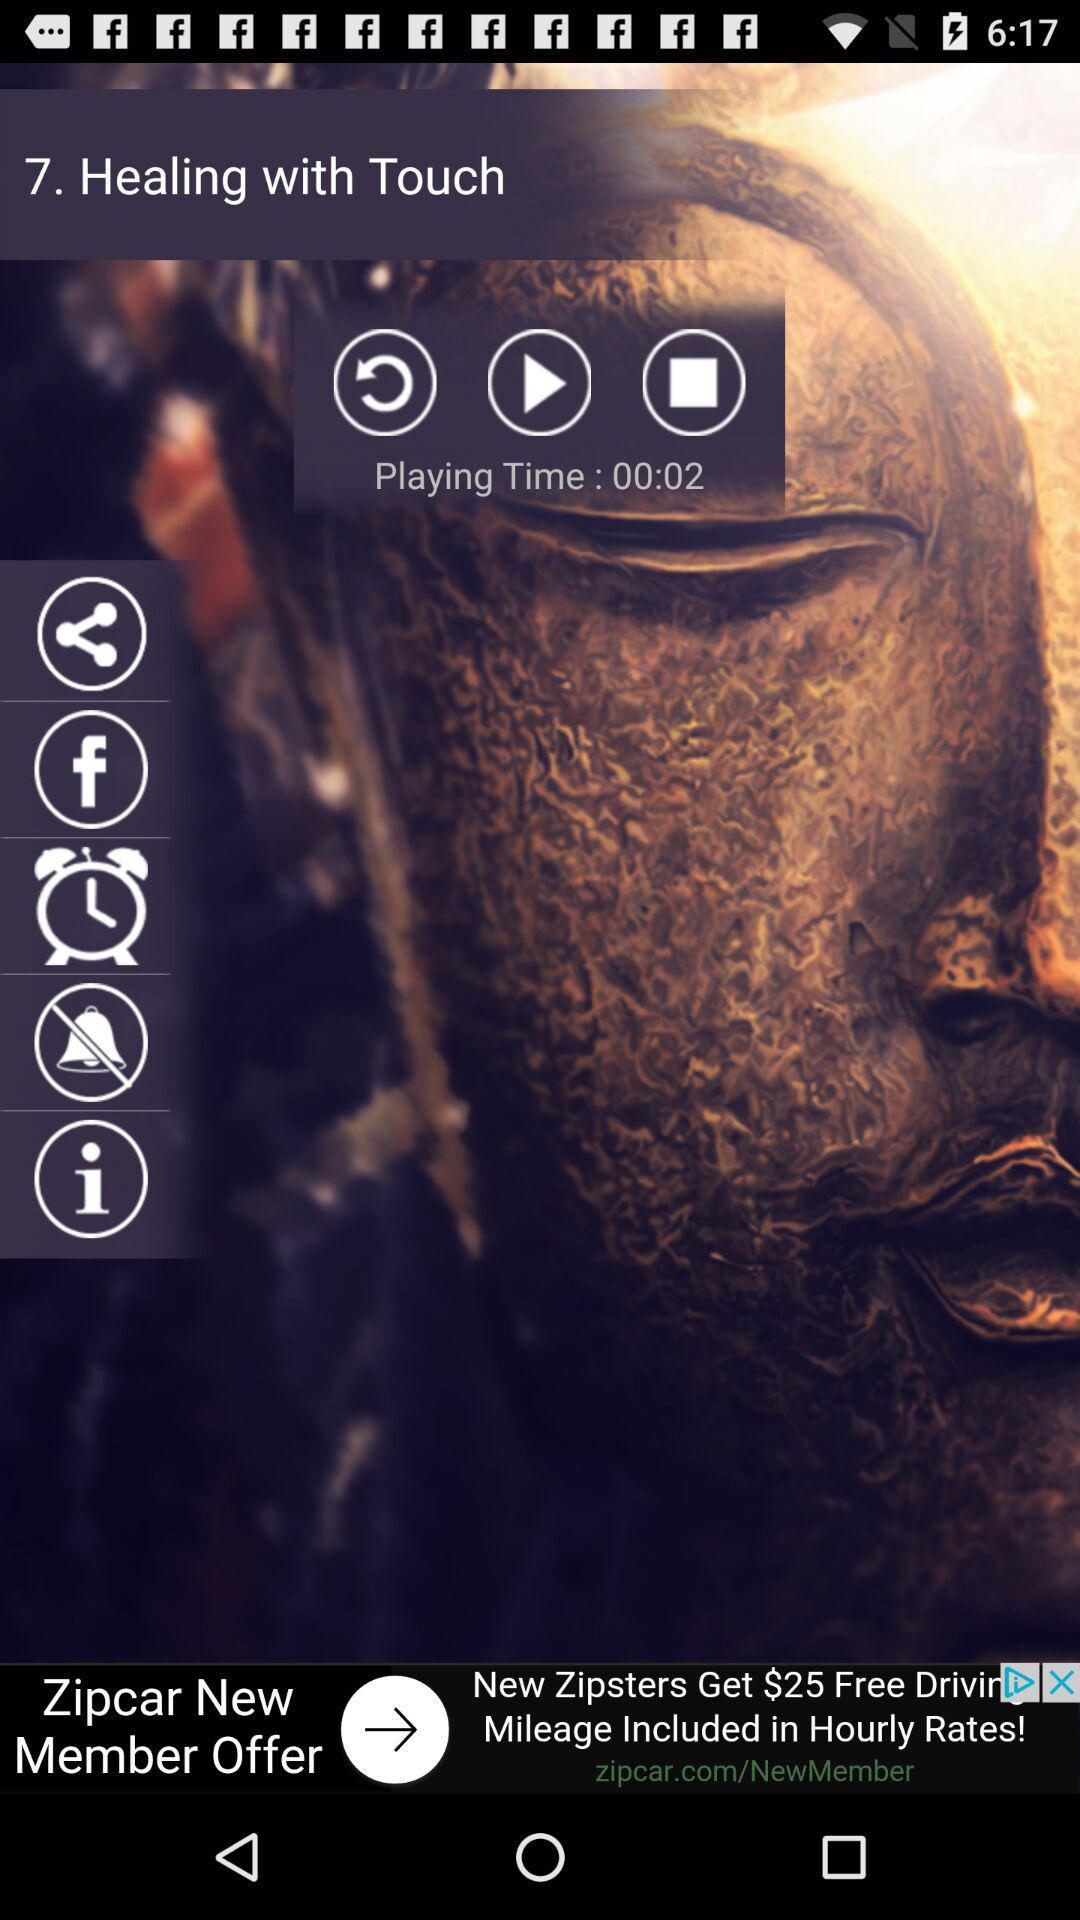 The image size is (1080, 1920). What do you see at coordinates (91, 1260) in the screenshot?
I see `the info icon` at bounding box center [91, 1260].